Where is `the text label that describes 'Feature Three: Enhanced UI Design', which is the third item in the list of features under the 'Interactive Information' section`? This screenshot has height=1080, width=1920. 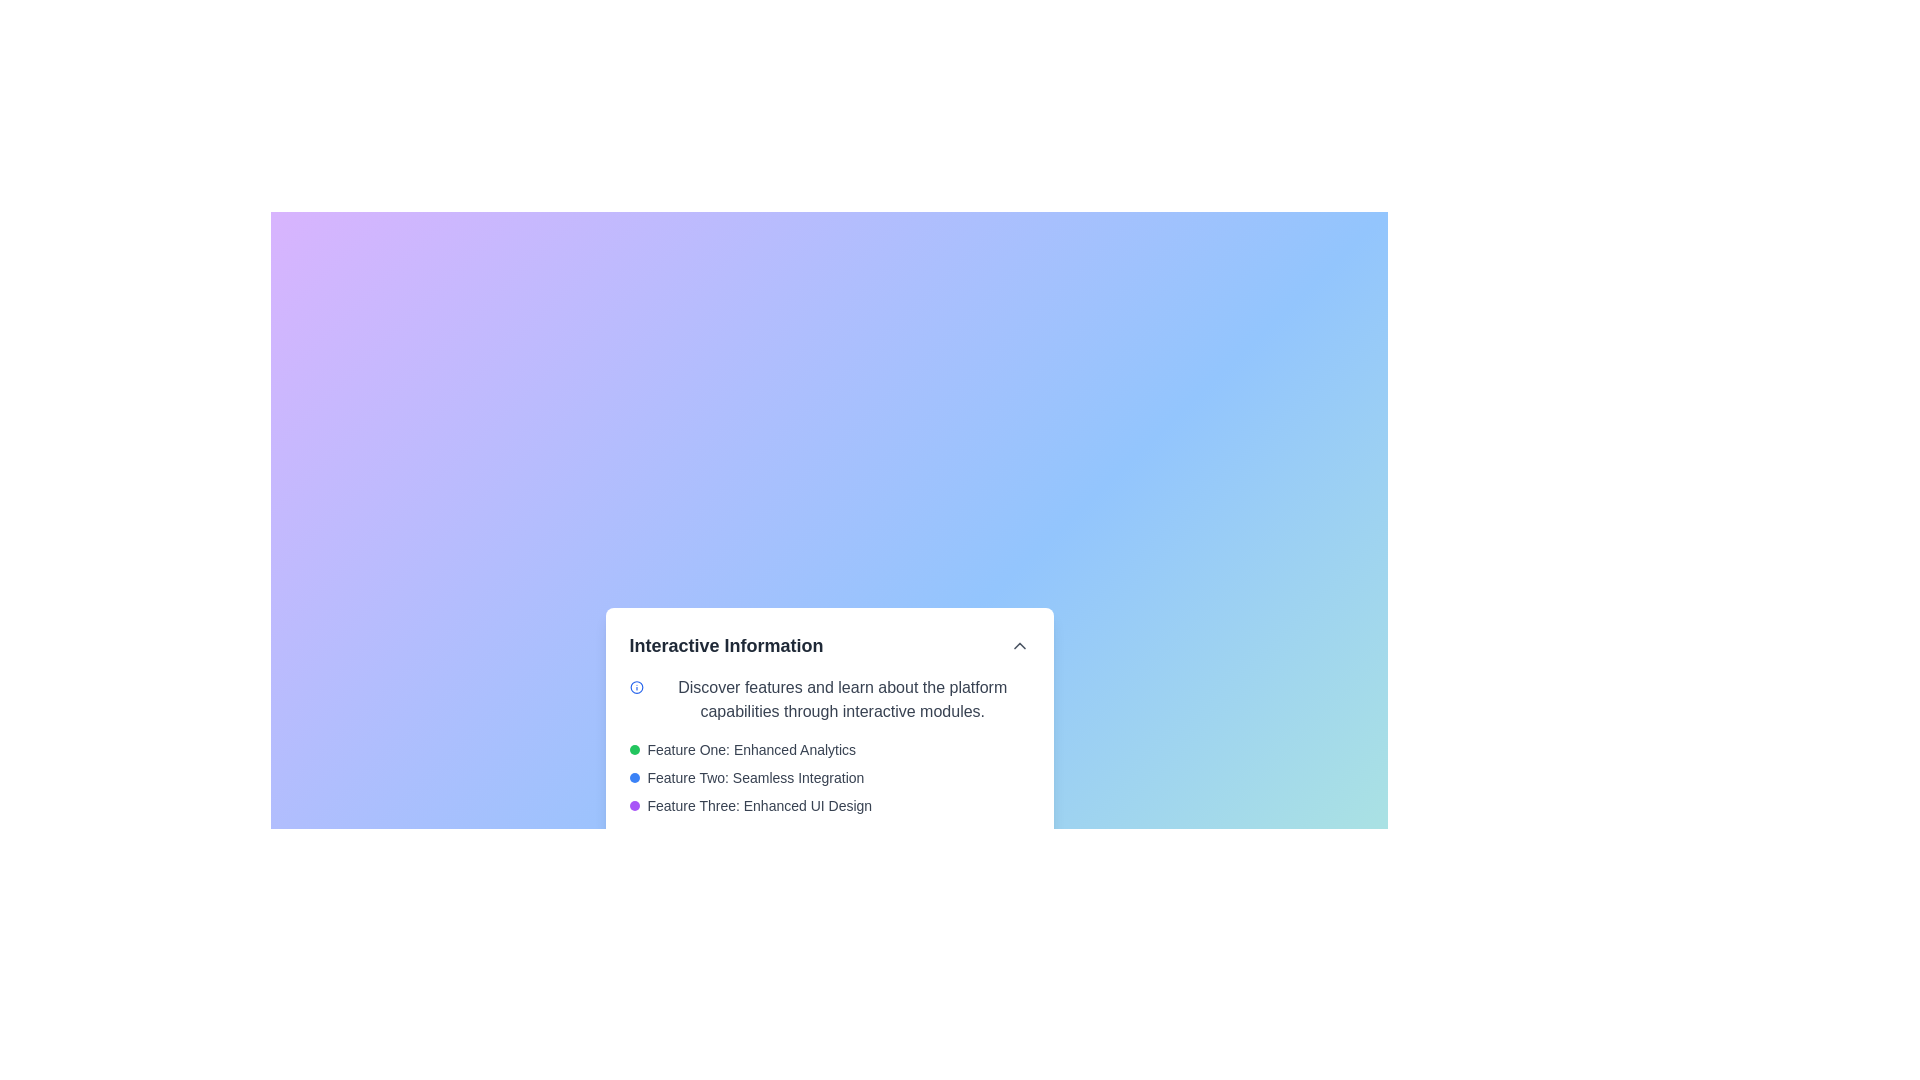
the text label that describes 'Feature Three: Enhanced UI Design', which is the third item in the list of features under the 'Interactive Information' section is located at coordinates (758, 805).